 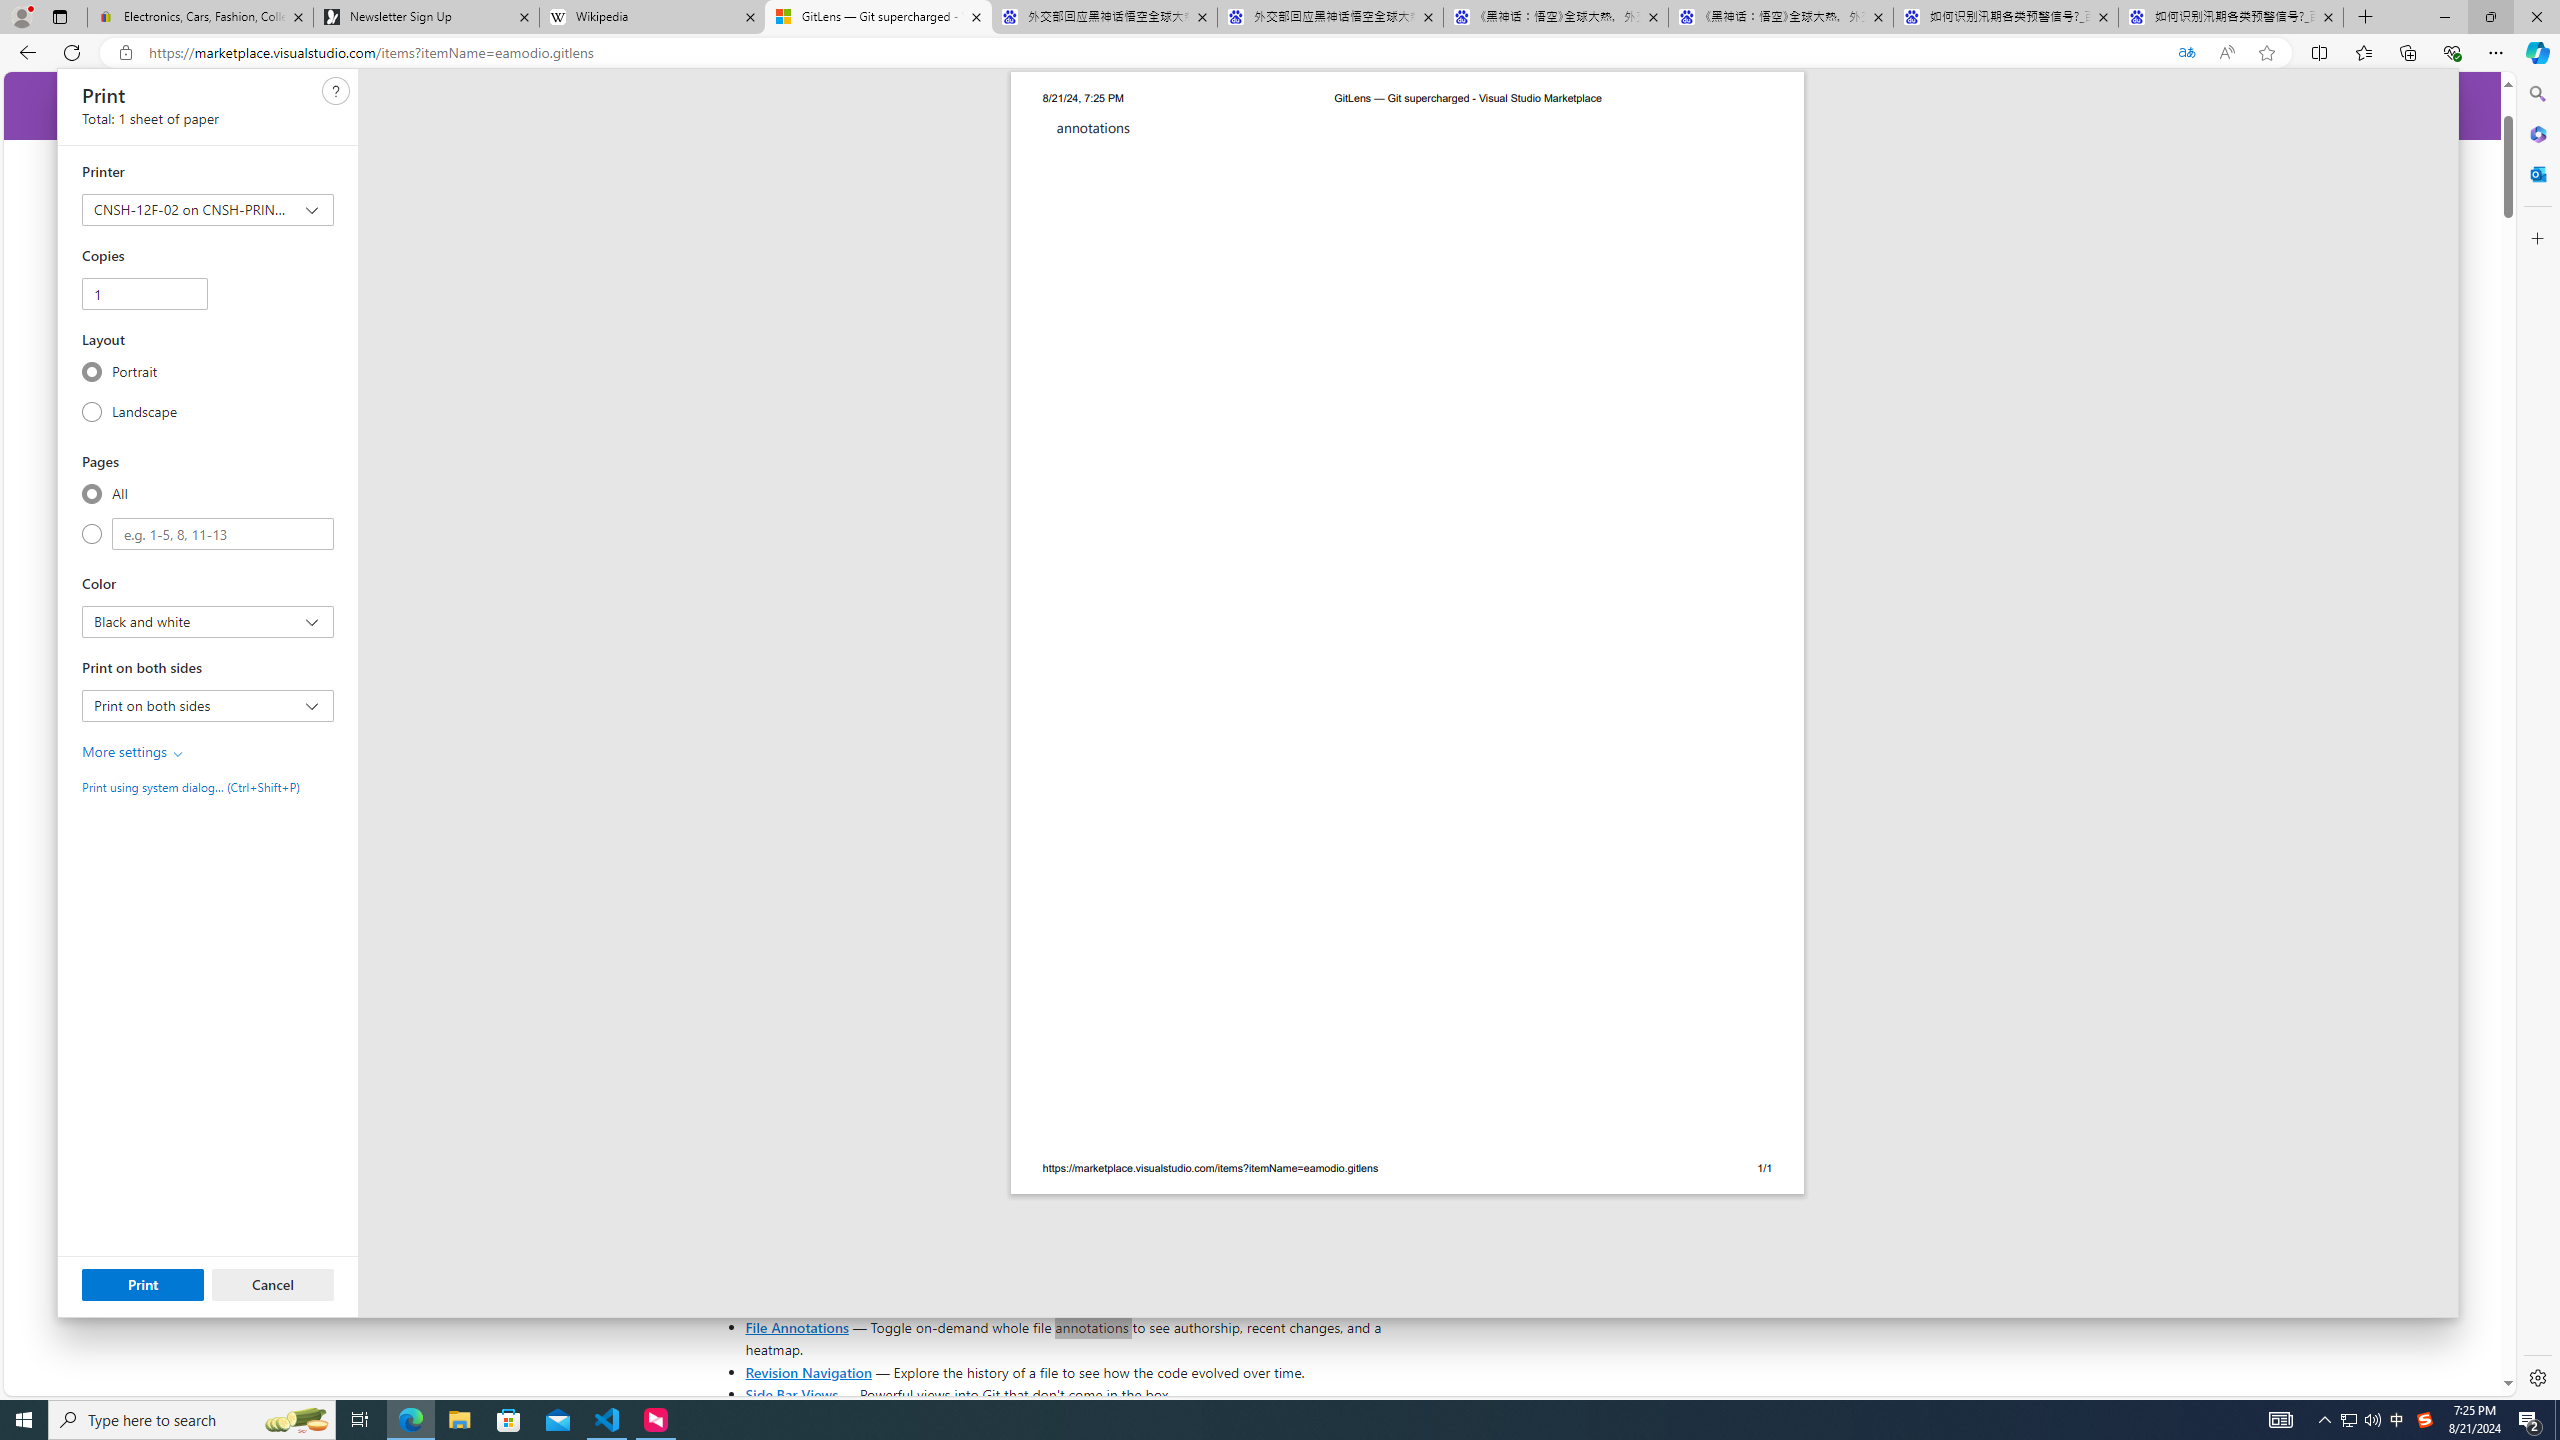 What do you see at coordinates (91, 493) in the screenshot?
I see `'All'` at bounding box center [91, 493].